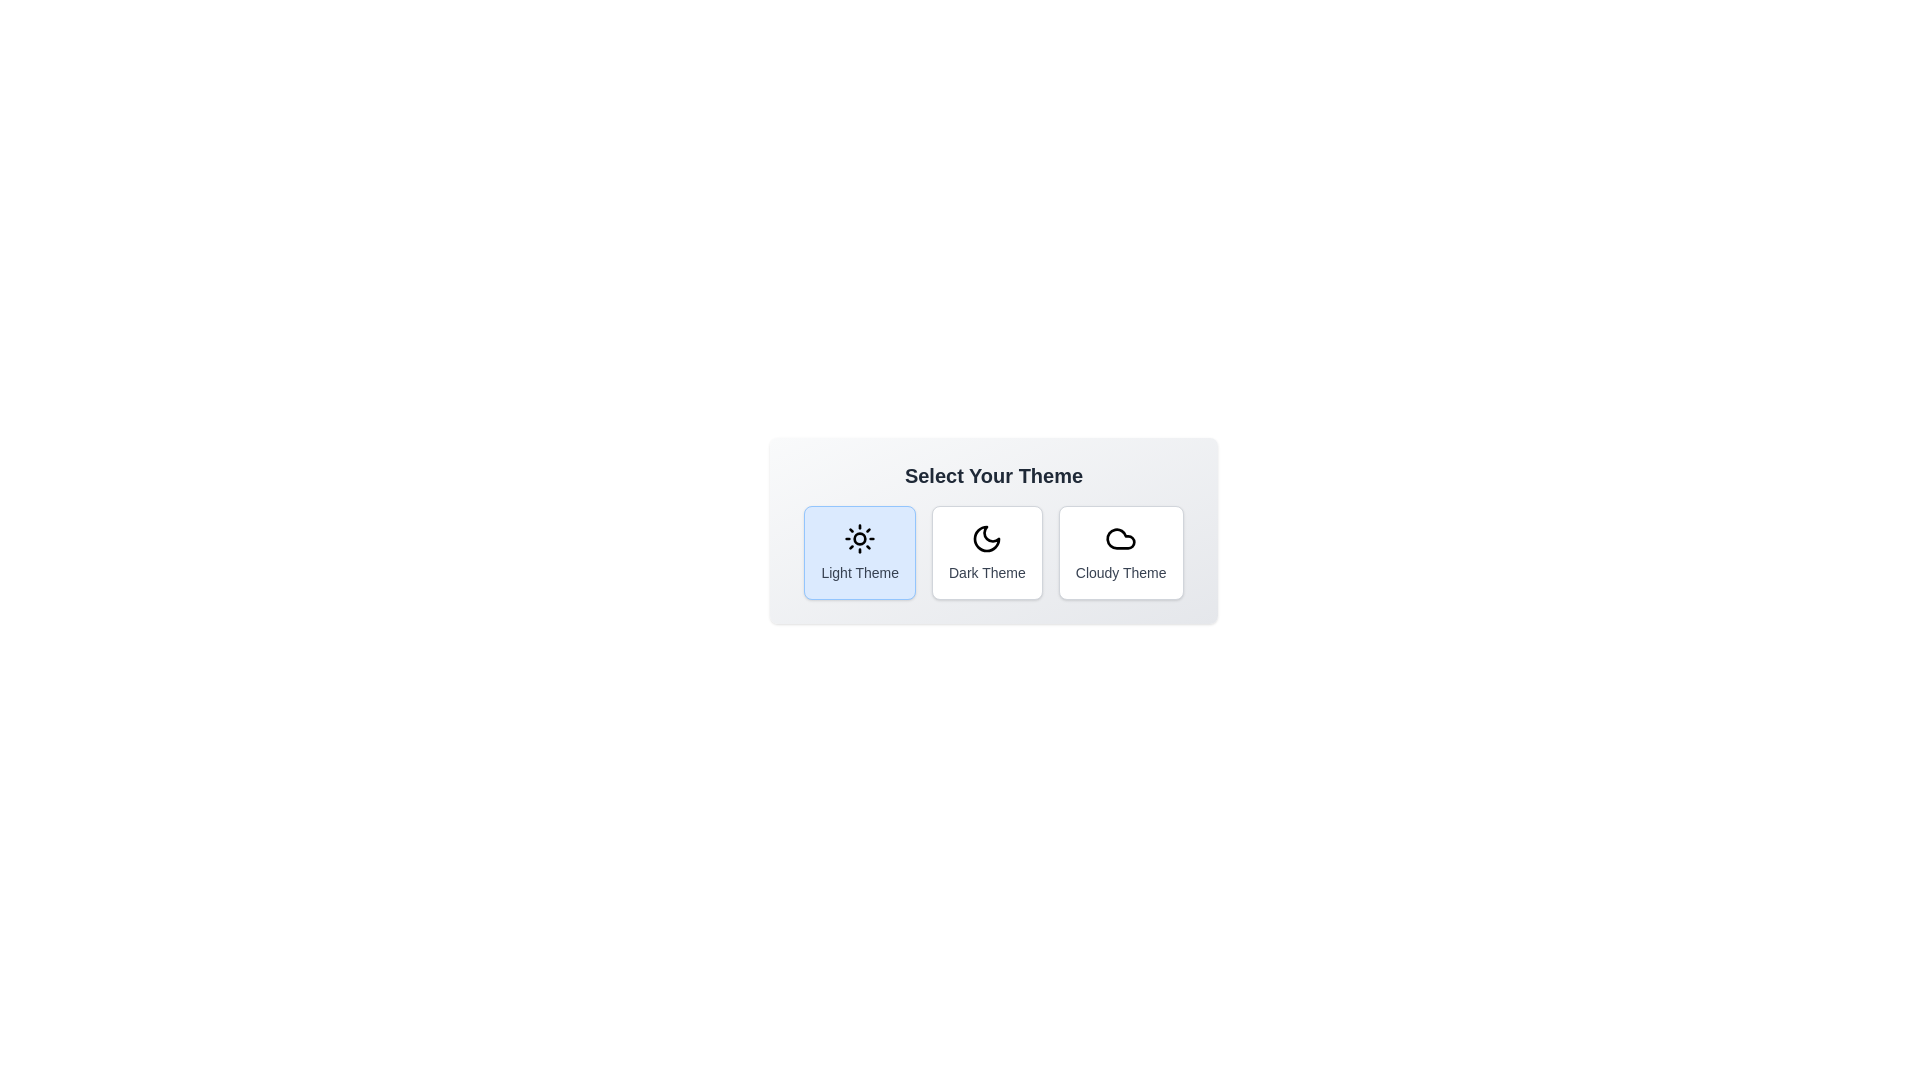 The height and width of the screenshot is (1080, 1920). Describe the element at coordinates (860, 538) in the screenshot. I see `the 'Light Theme' button by targeting the small circular shape at the center of the sun icon` at that location.